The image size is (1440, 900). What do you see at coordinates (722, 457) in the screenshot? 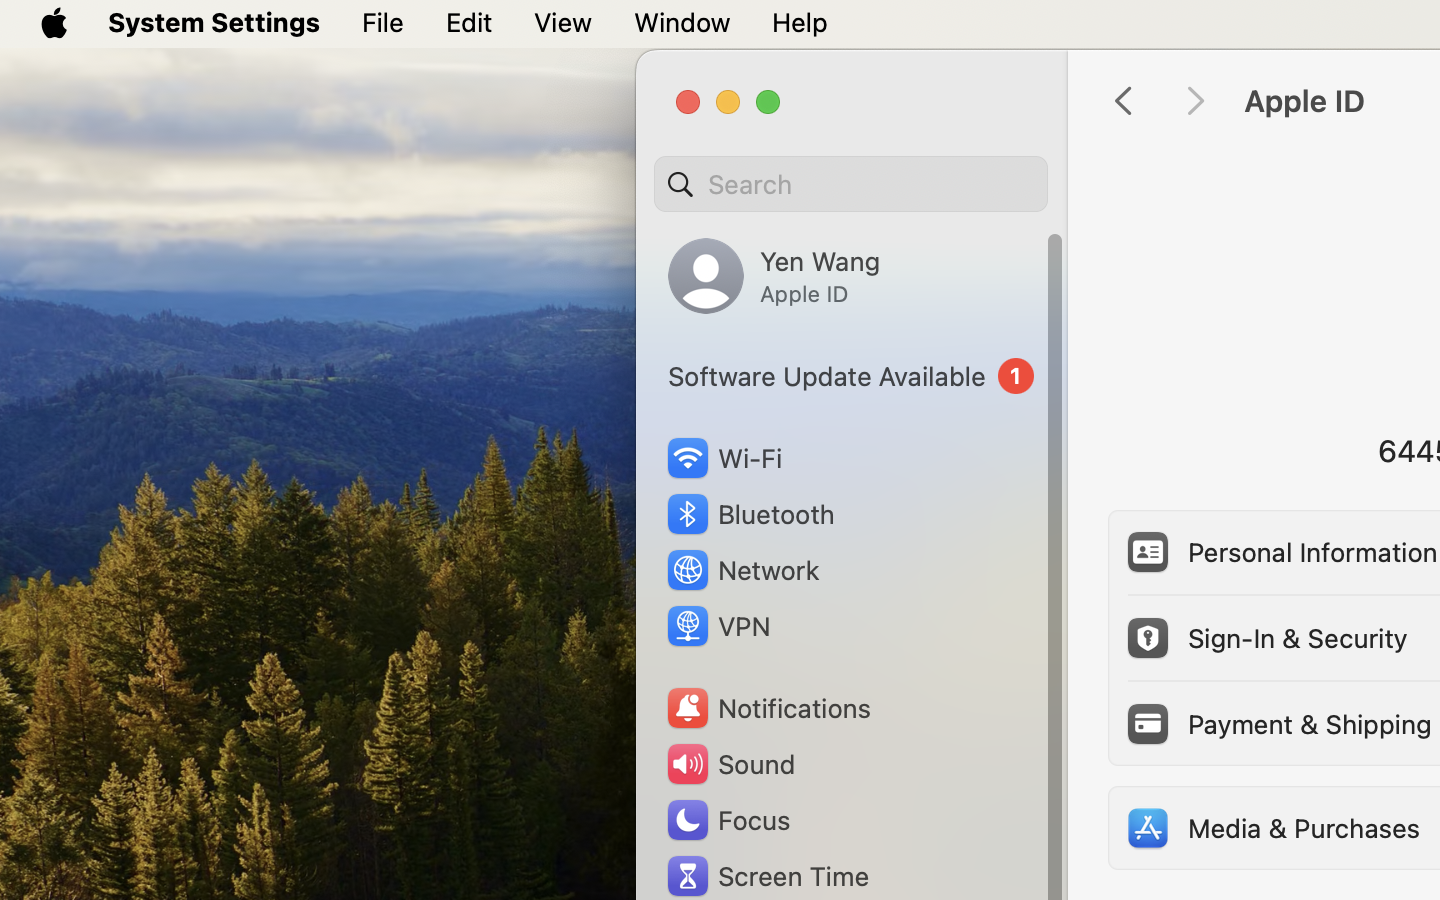
I see `'Wi‑Fi'` at bounding box center [722, 457].